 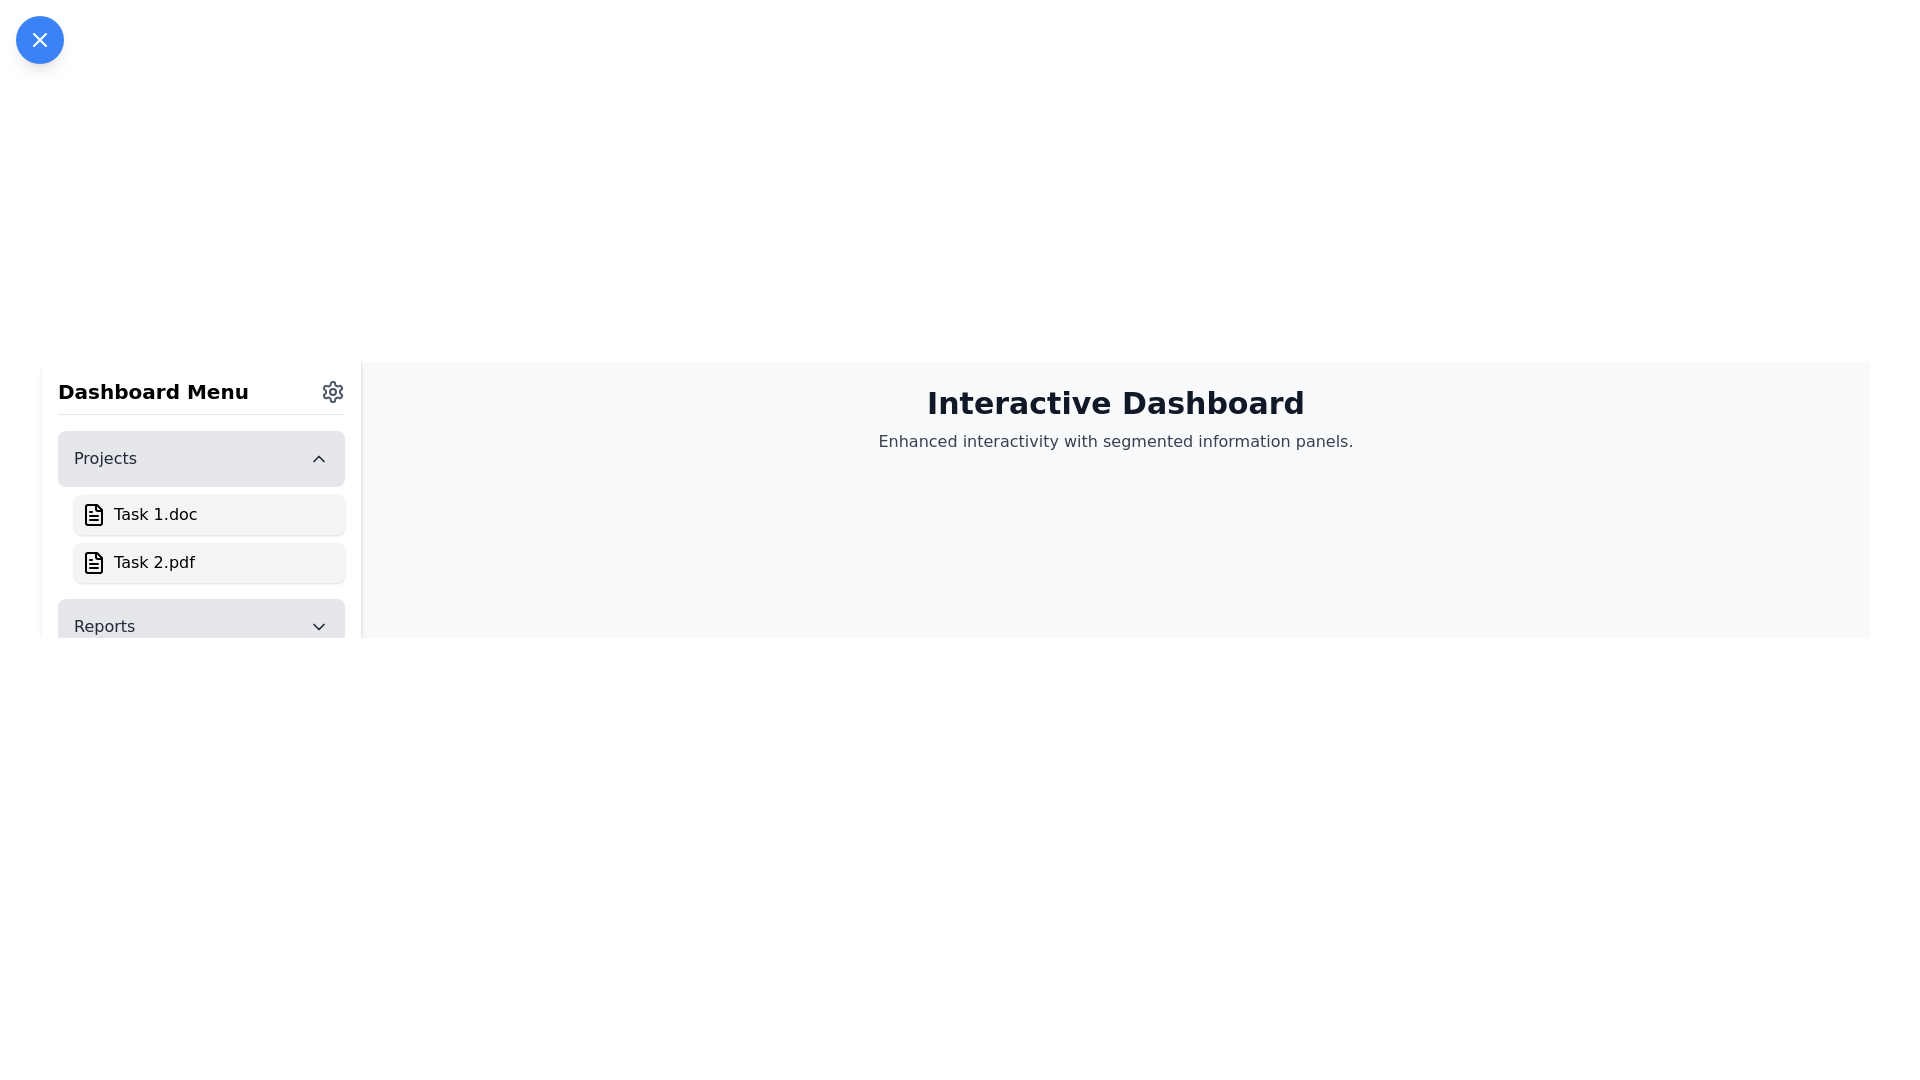 I want to click on the static text label 'Projects' which is displayed in a dark gray font within a light gray rounded rectangle background, located in the 'Dashboard Menu' sidebar, so click(x=104, y=459).